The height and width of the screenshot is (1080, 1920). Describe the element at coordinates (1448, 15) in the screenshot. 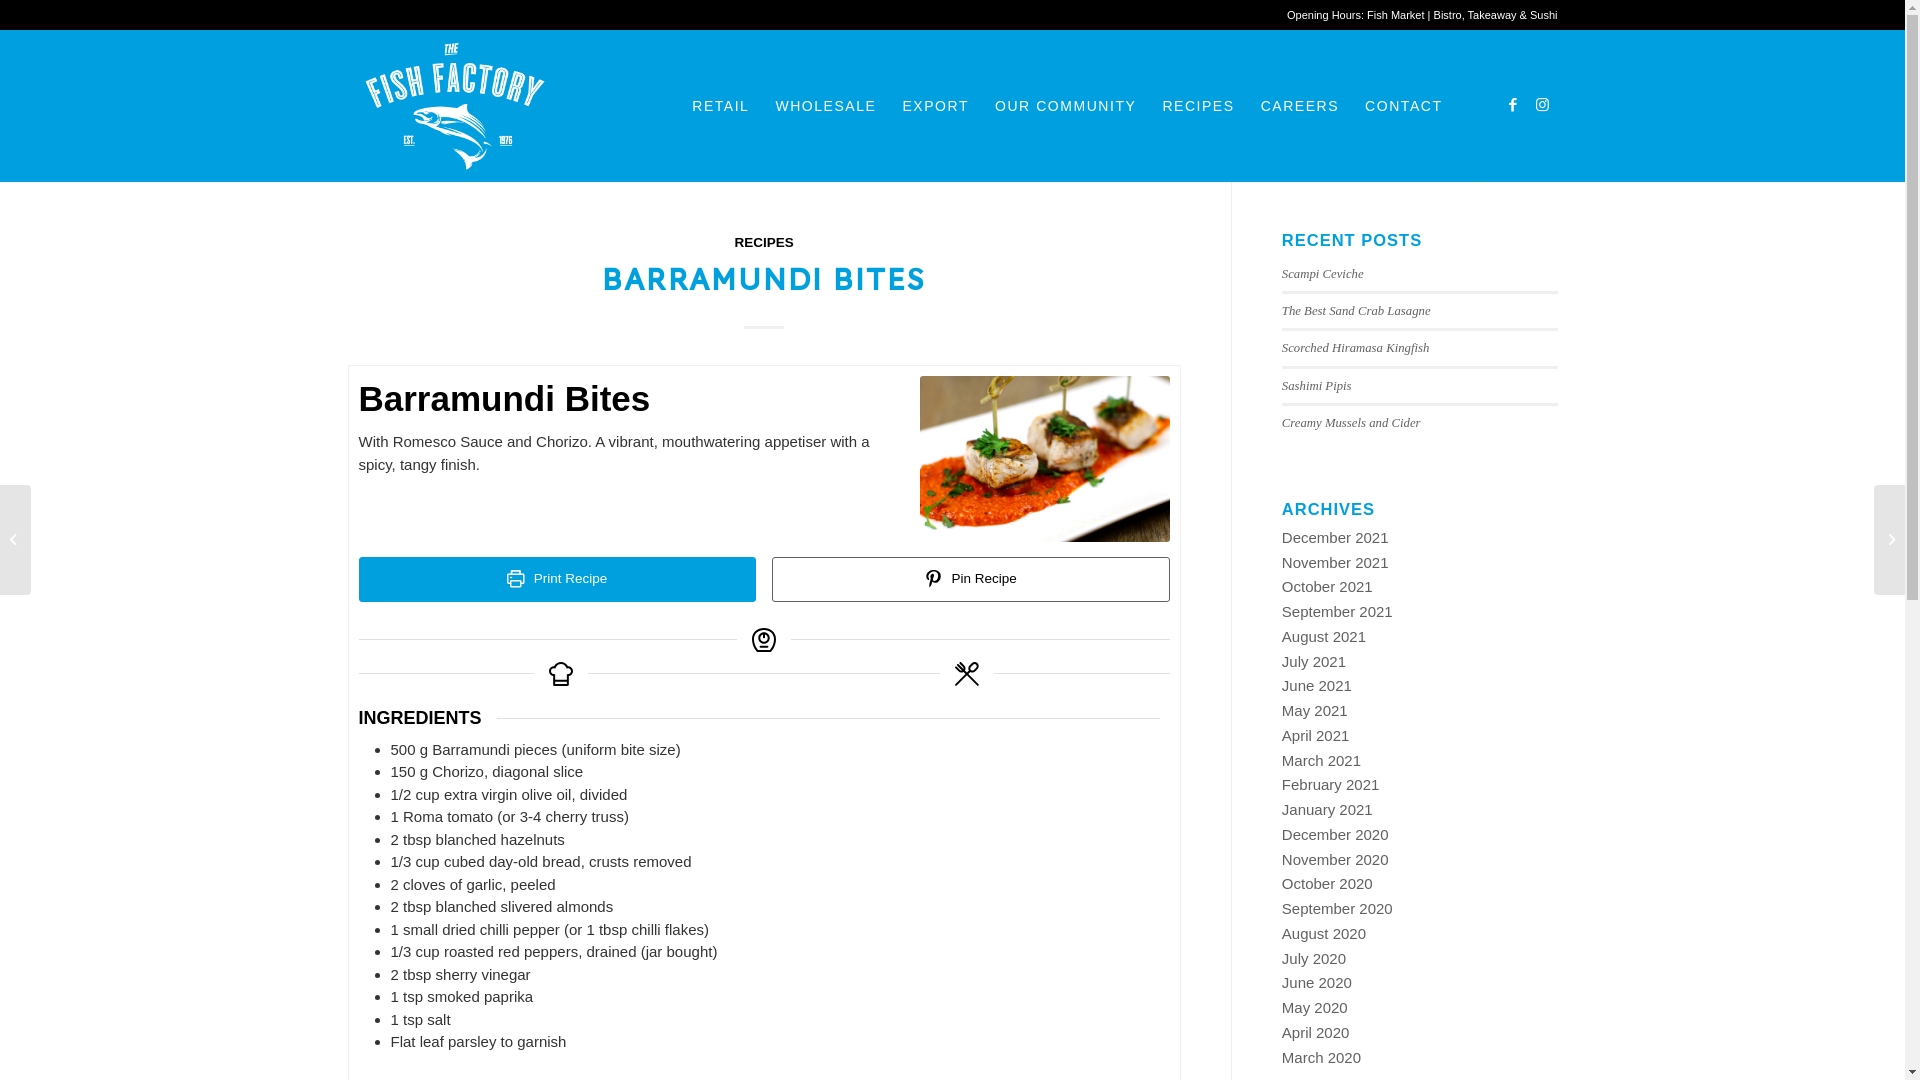

I see `'Bistro'` at that location.